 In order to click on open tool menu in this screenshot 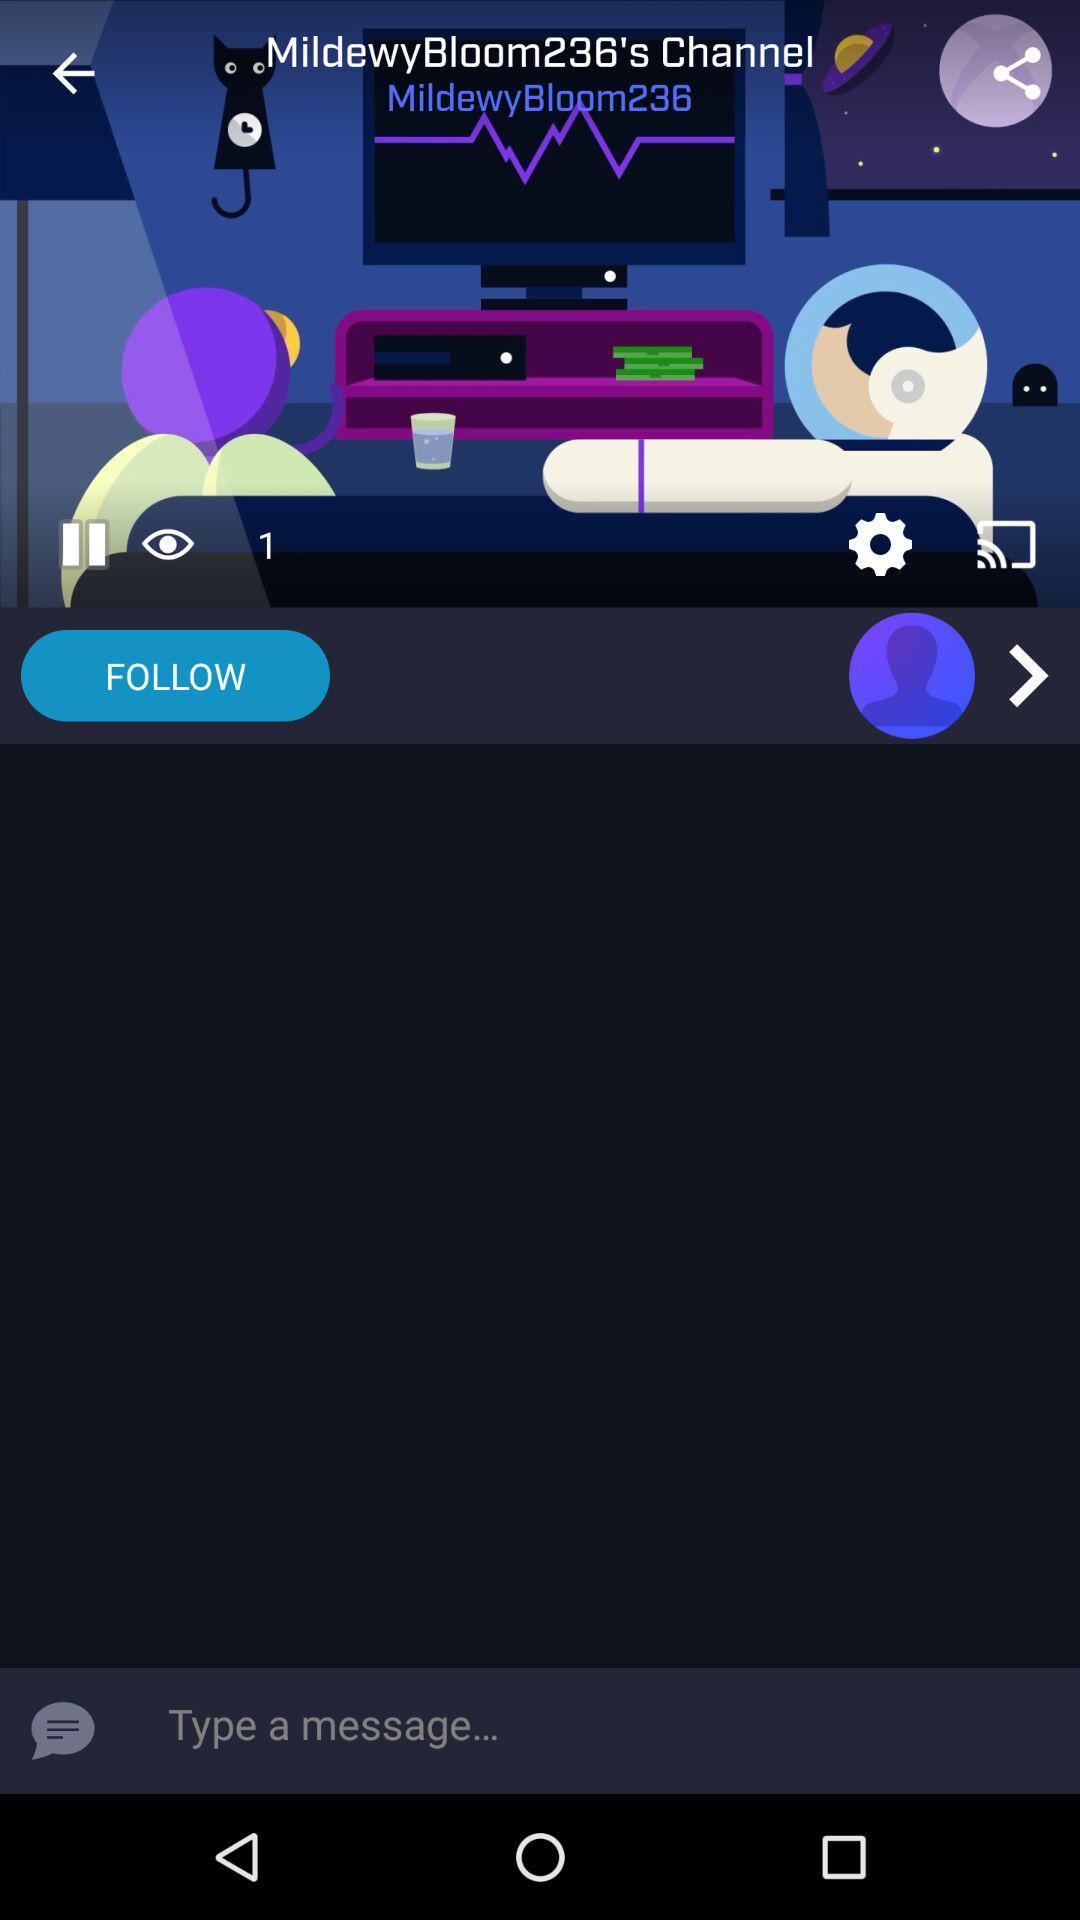, I will do `click(879, 544)`.